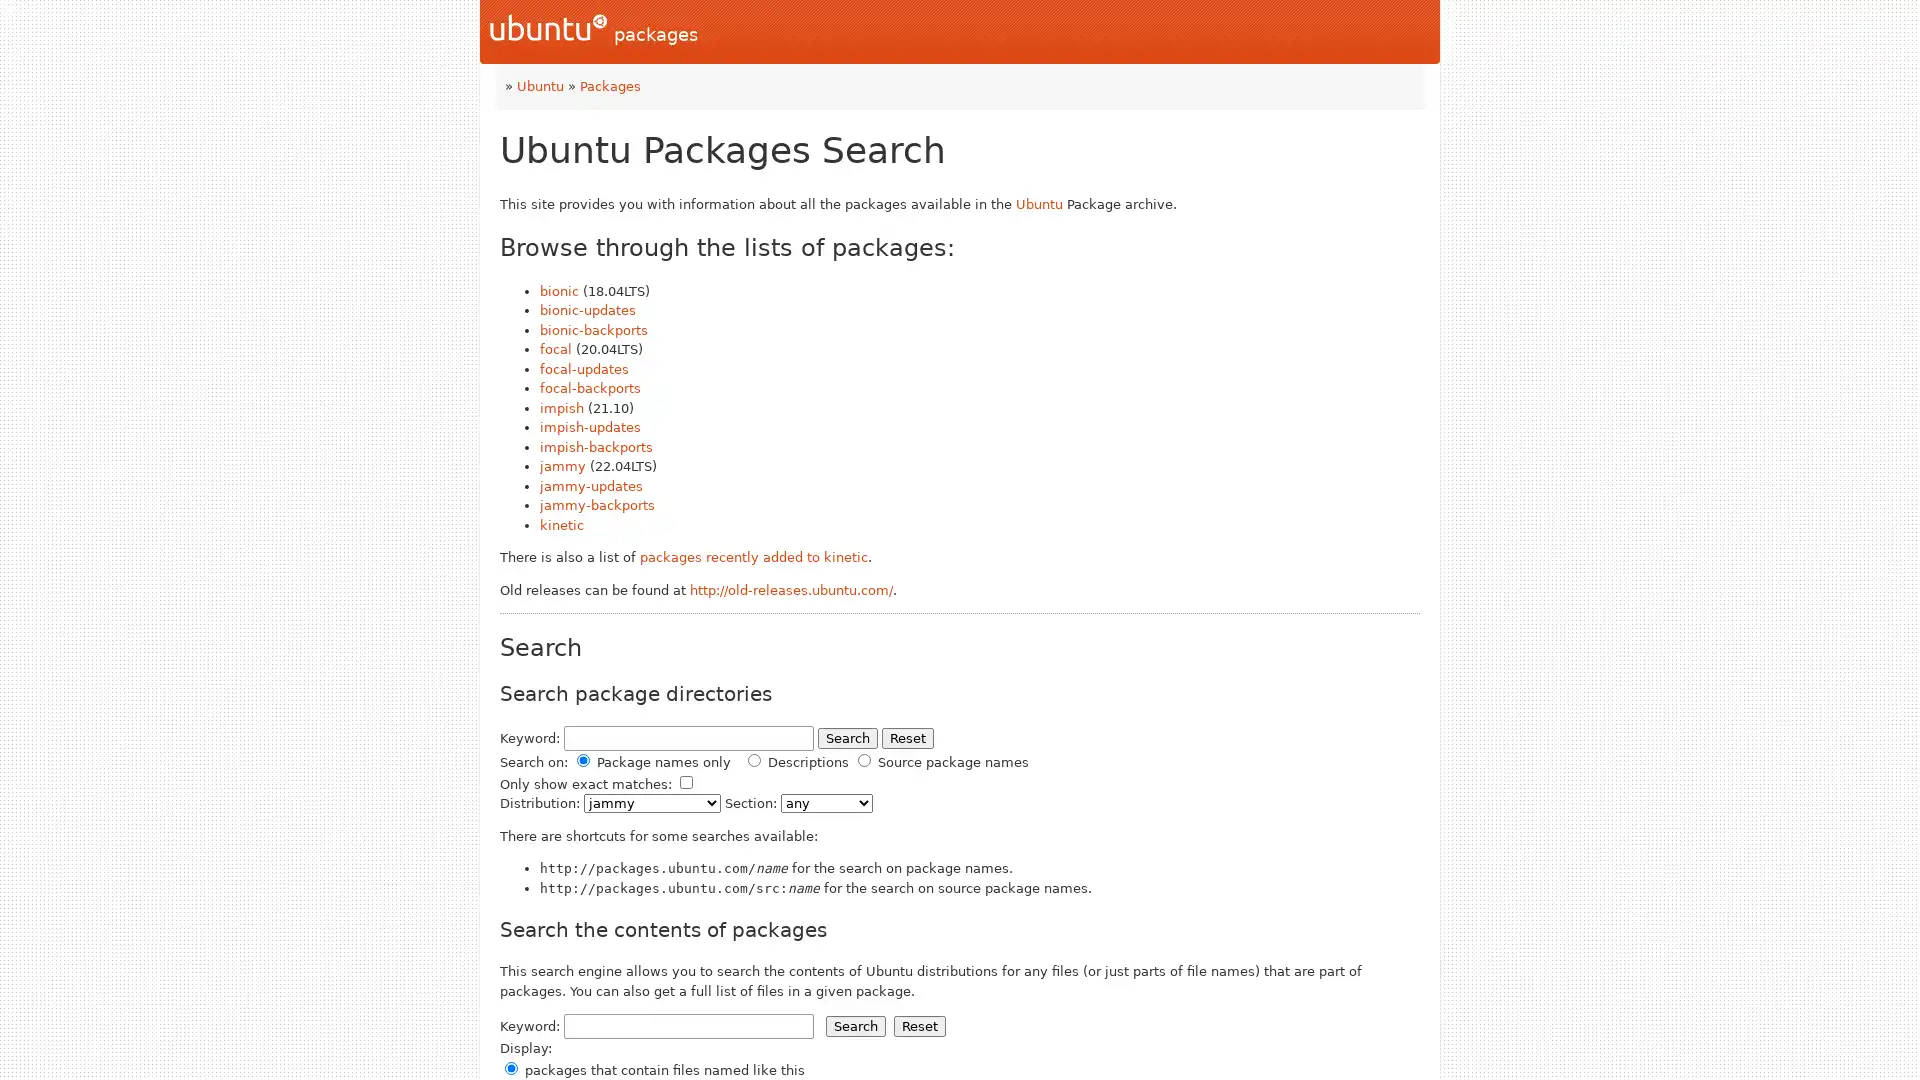 The width and height of the screenshot is (1920, 1080). I want to click on Search, so click(855, 1026).